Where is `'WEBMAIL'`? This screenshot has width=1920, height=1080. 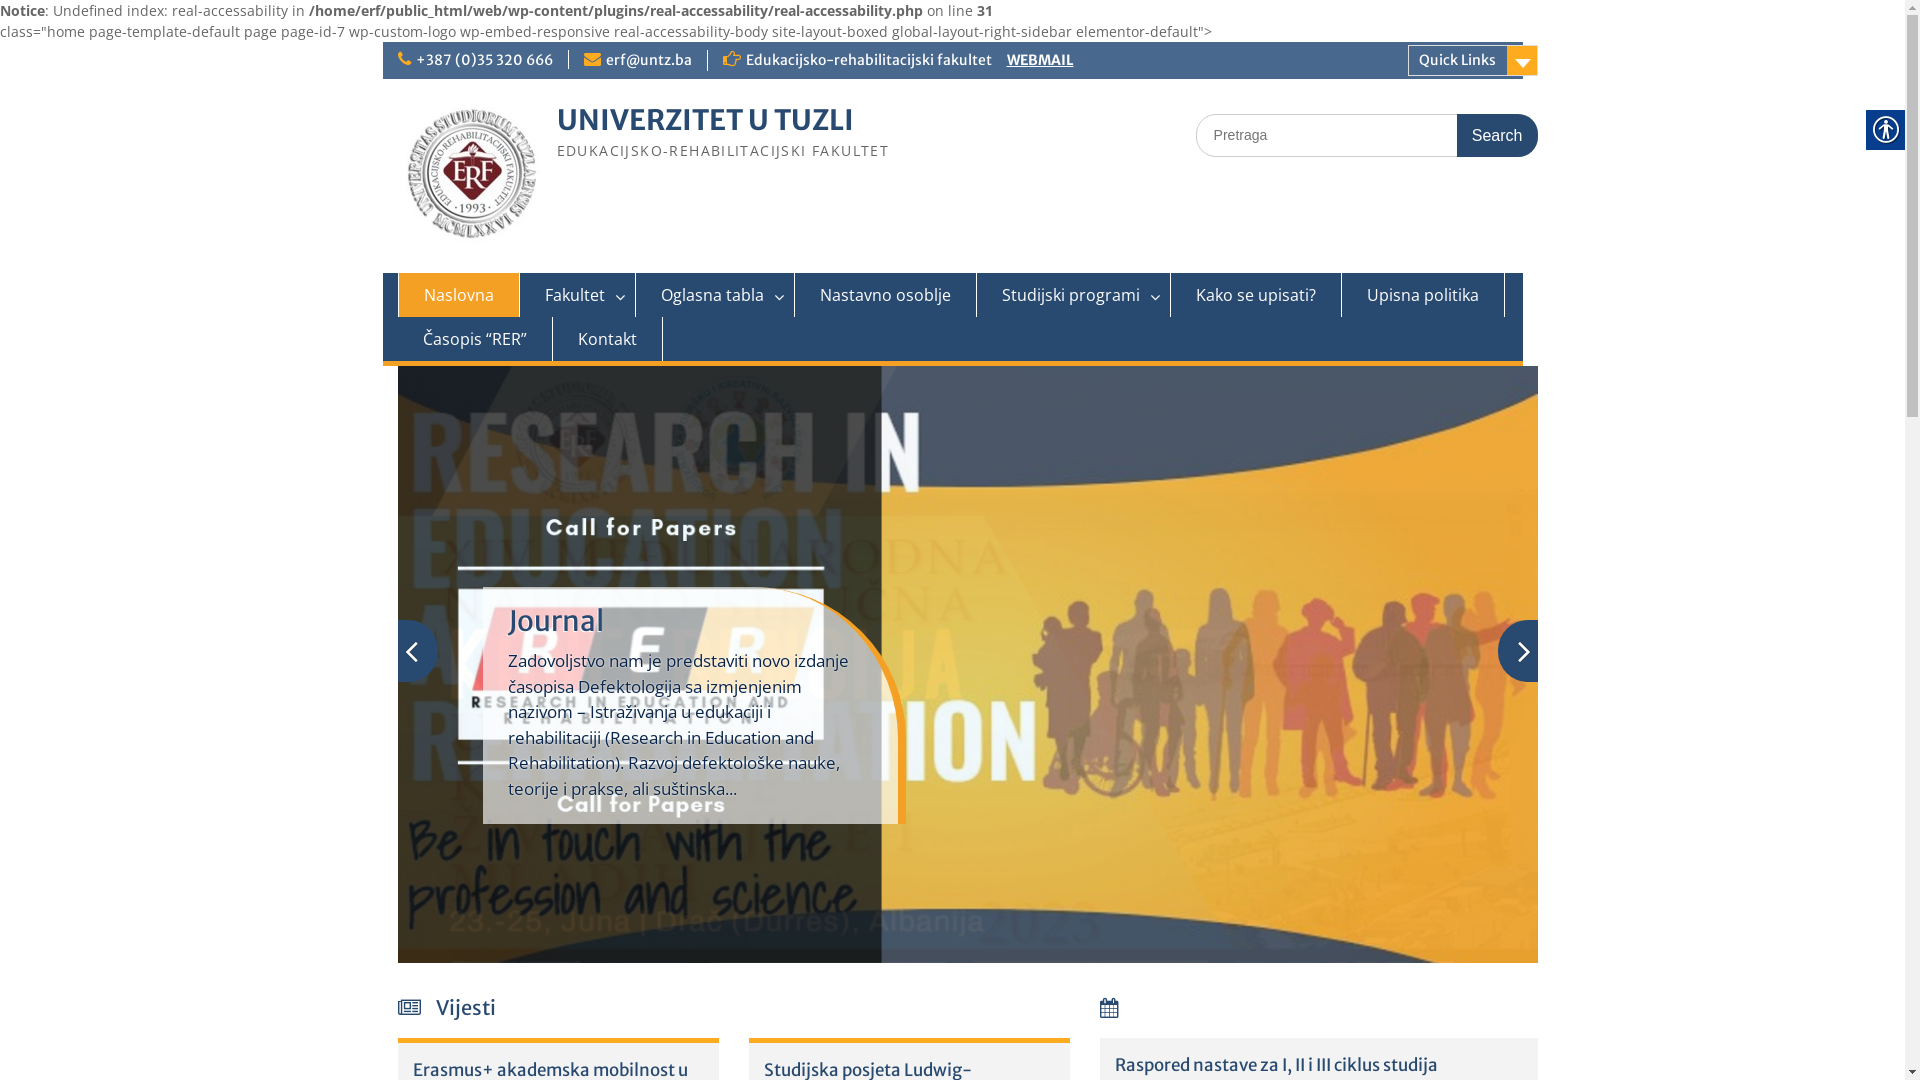
'WEBMAIL' is located at coordinates (1039, 59).